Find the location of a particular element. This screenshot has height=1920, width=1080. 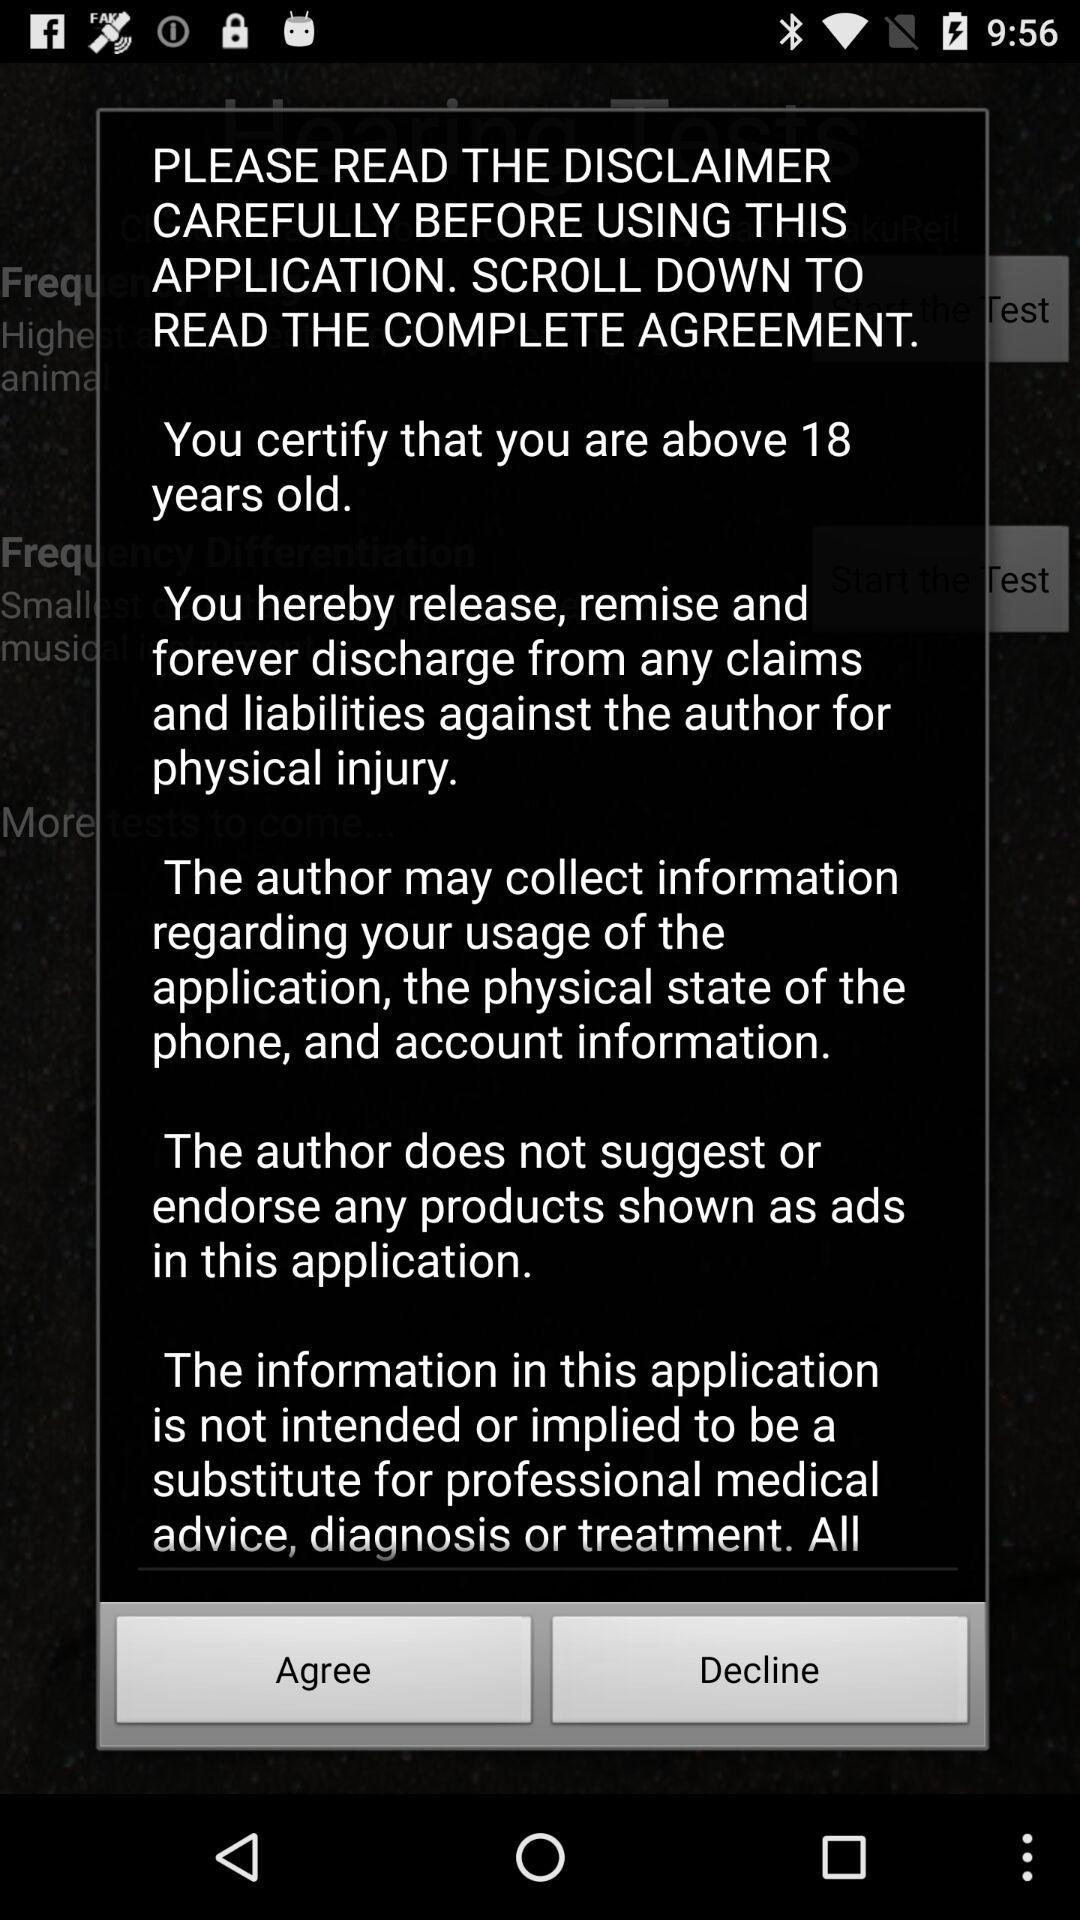

the decline is located at coordinates (760, 1675).